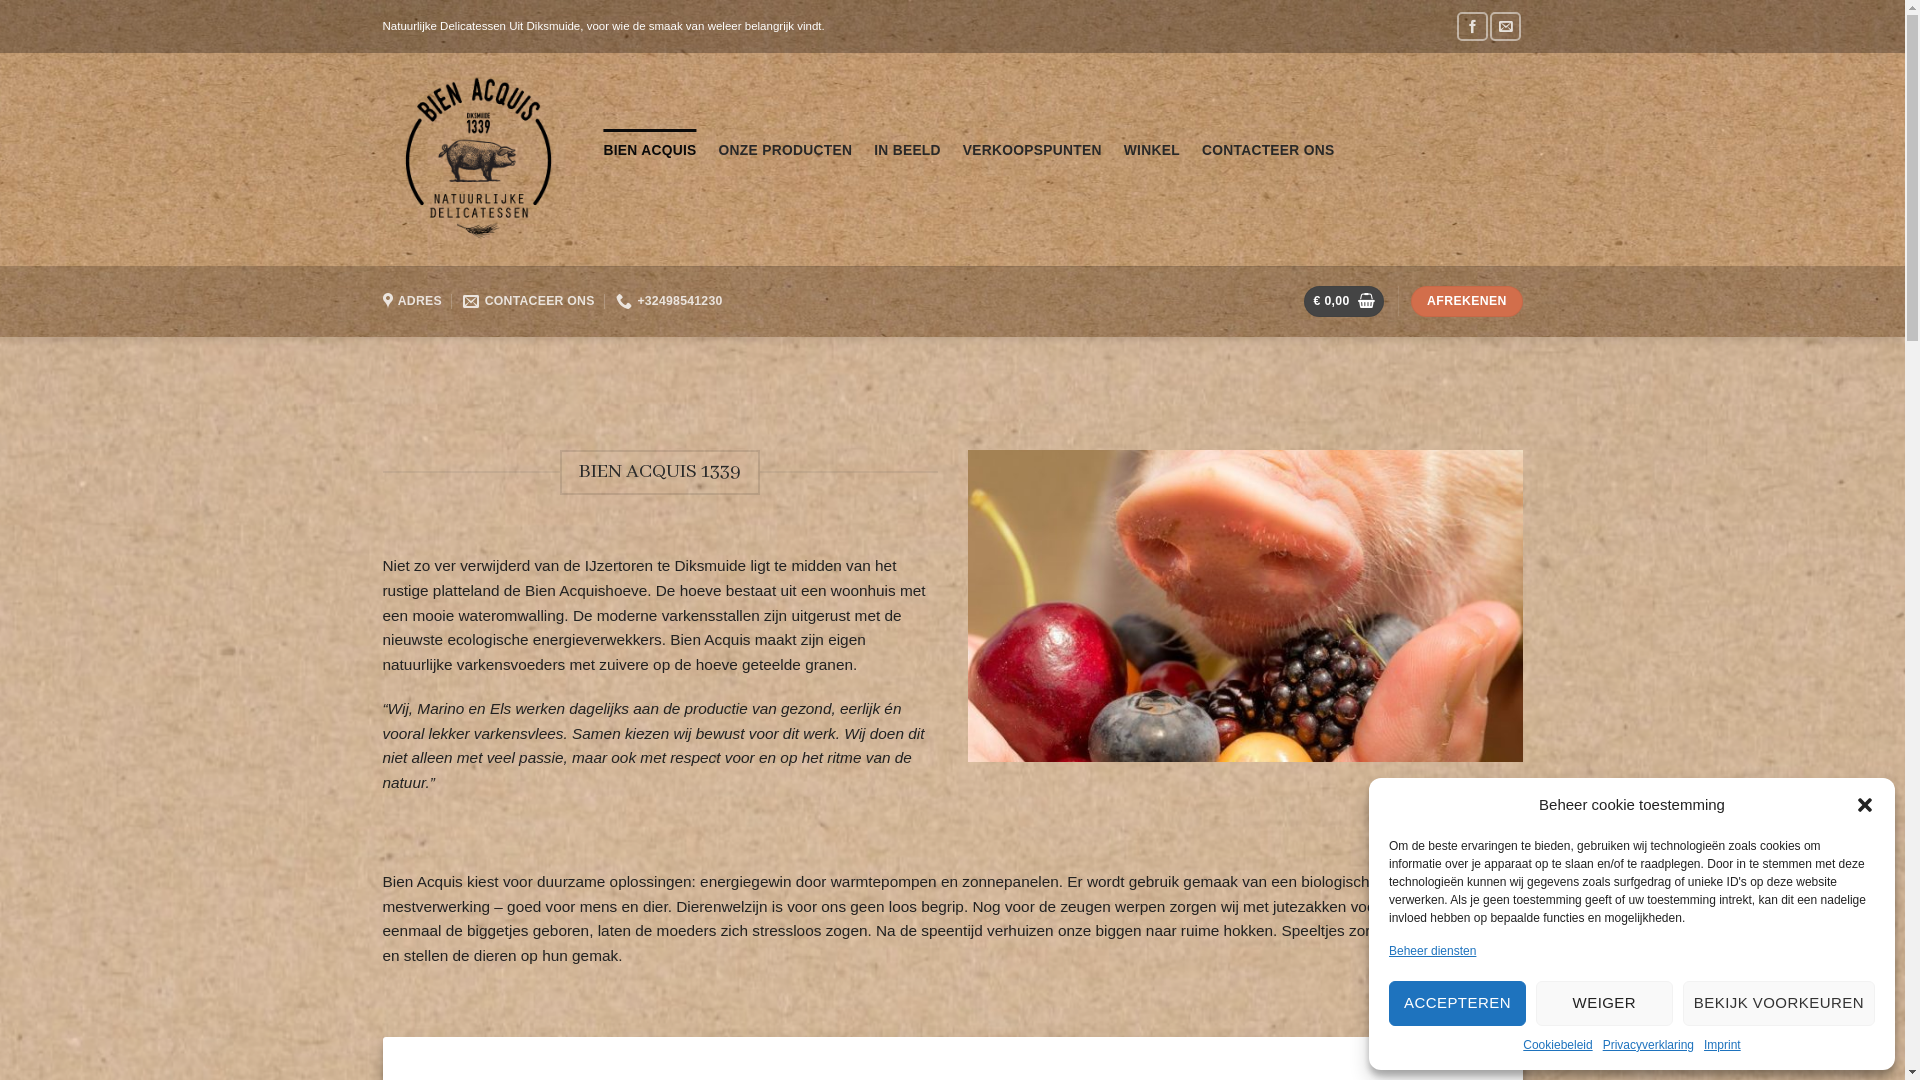  What do you see at coordinates (785, 149) in the screenshot?
I see `'ONZE PRODUCTEN'` at bounding box center [785, 149].